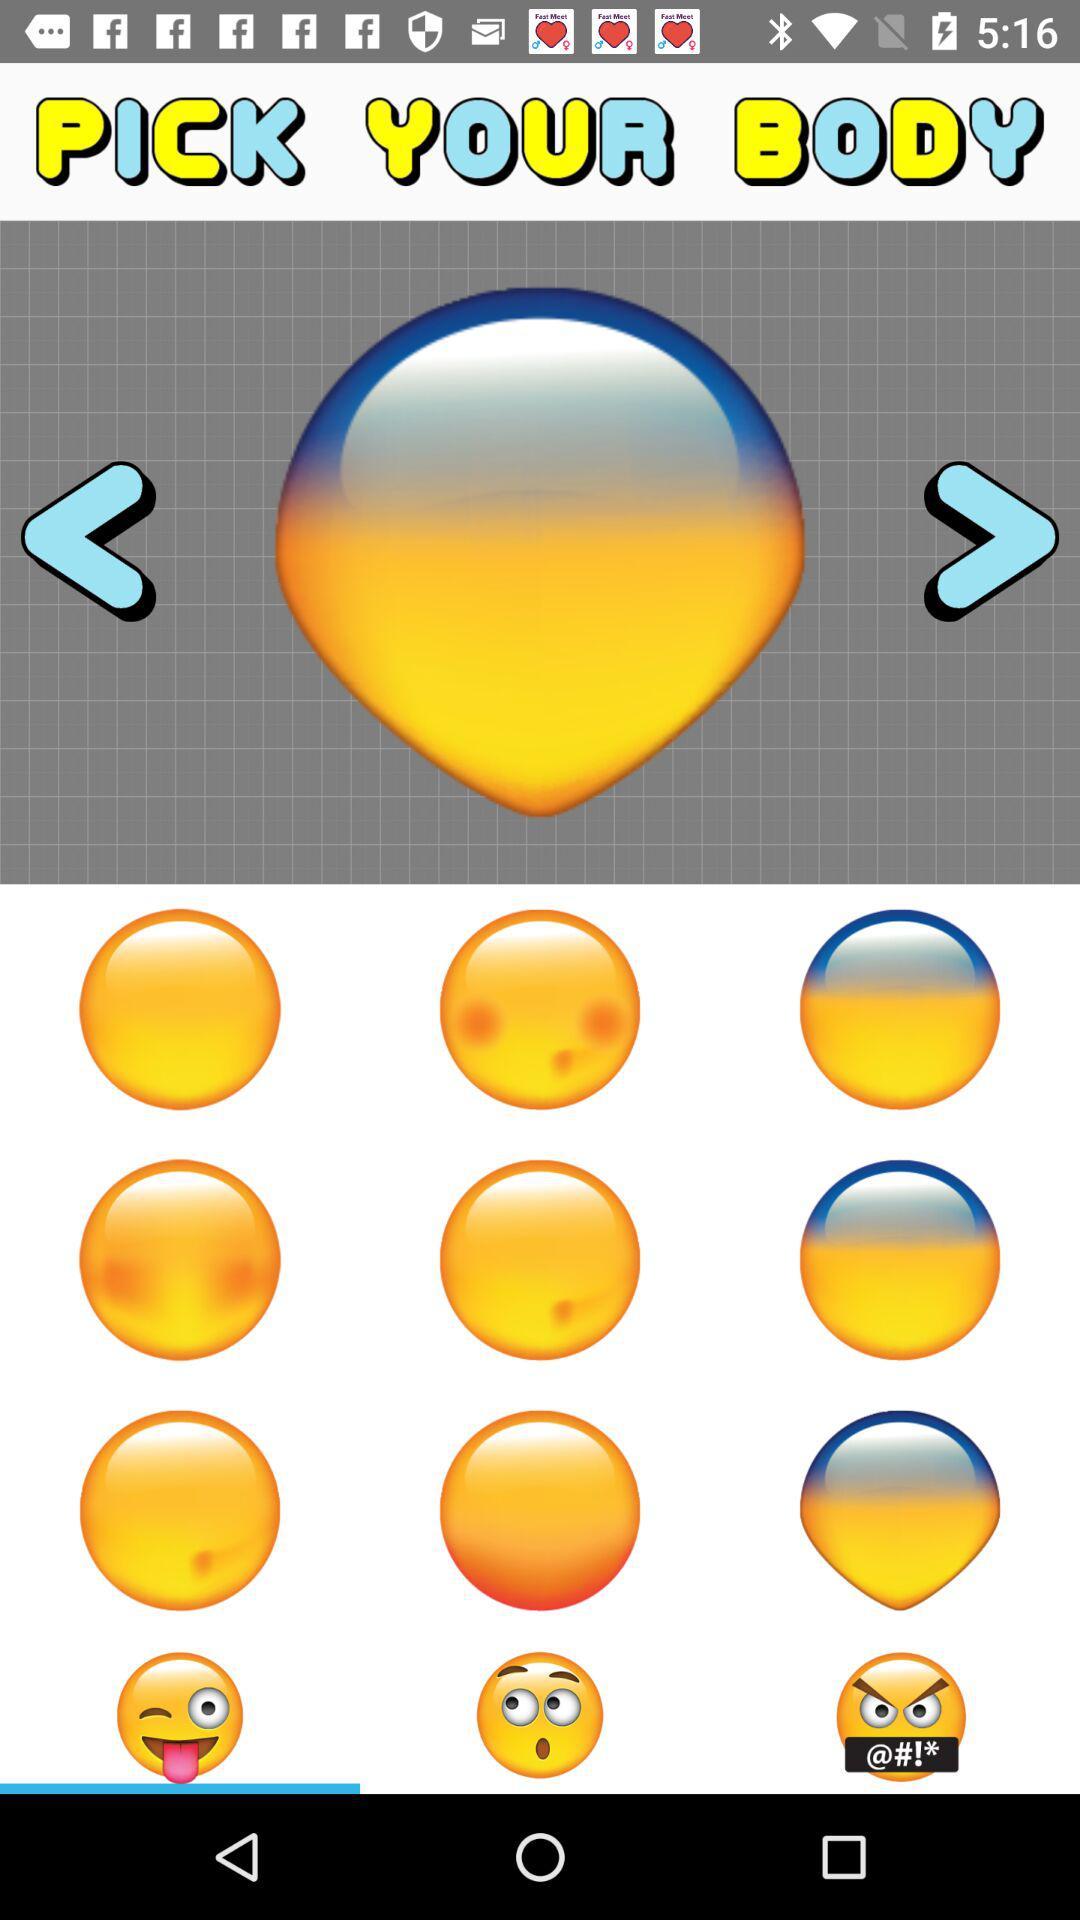 This screenshot has width=1080, height=1920. What do you see at coordinates (540, 1714) in the screenshot?
I see `the emoji icon` at bounding box center [540, 1714].